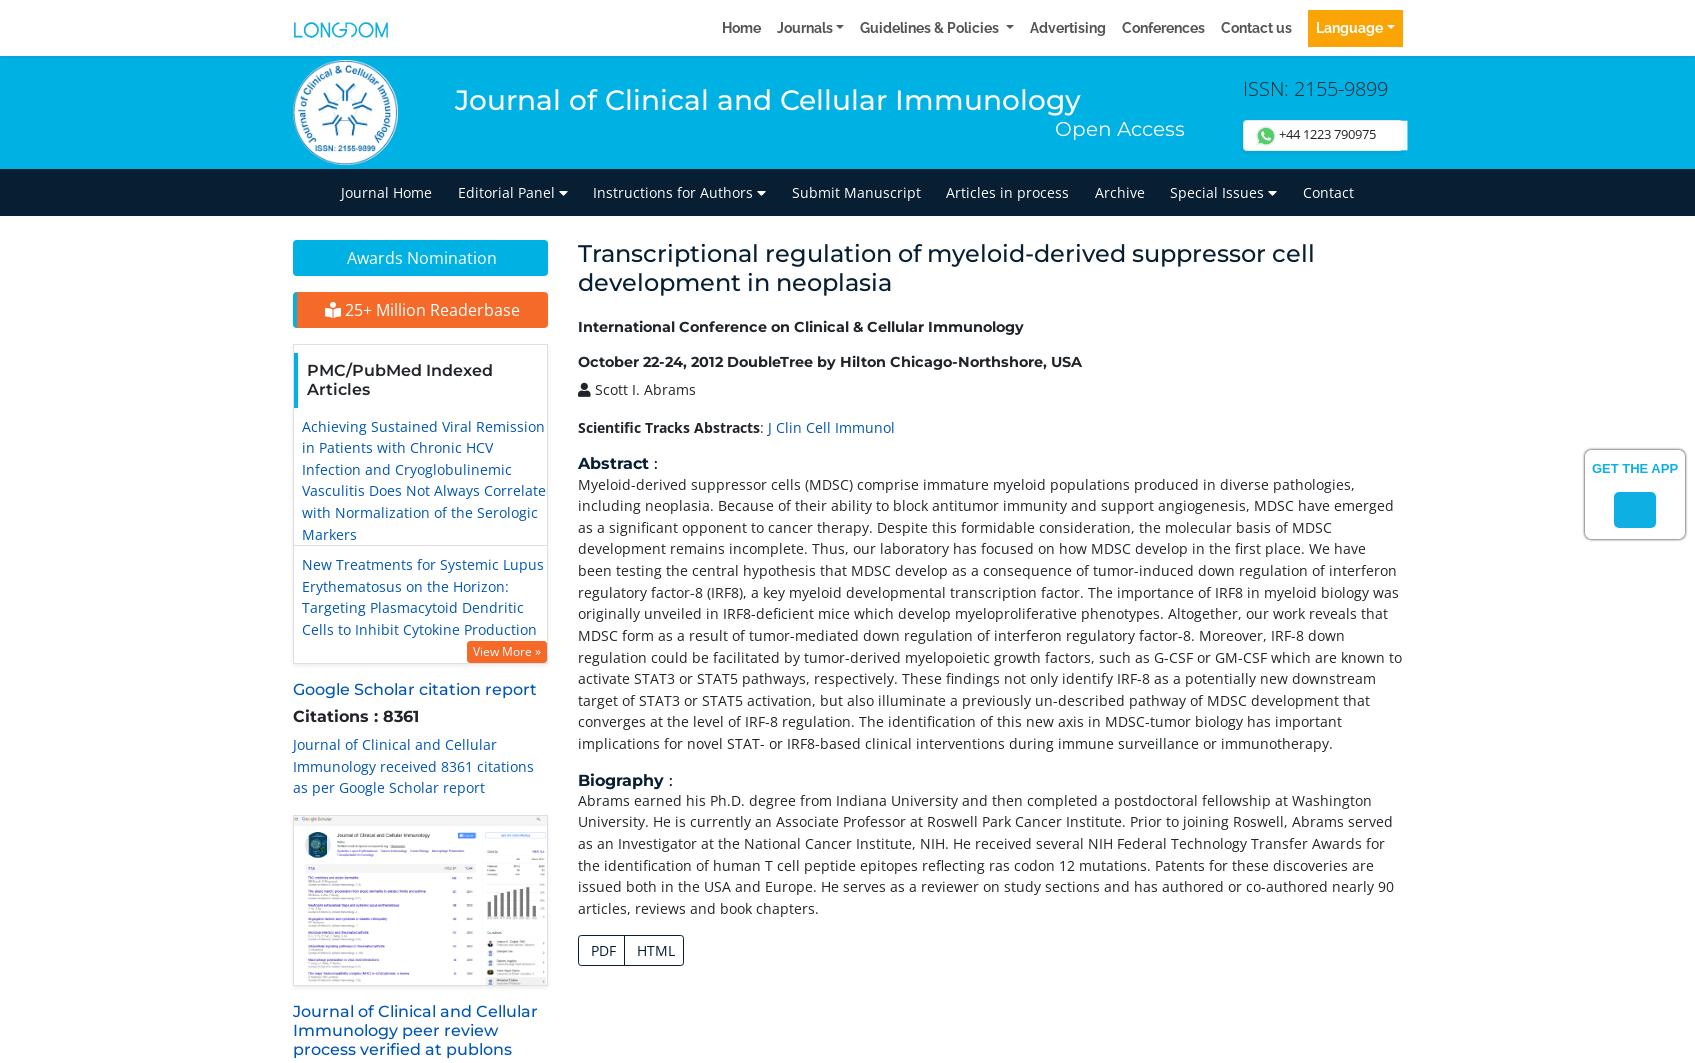 The height and width of the screenshot is (1063, 1695). I want to click on 'Journal of Clinical and Cellular Immunology', so click(767, 98).